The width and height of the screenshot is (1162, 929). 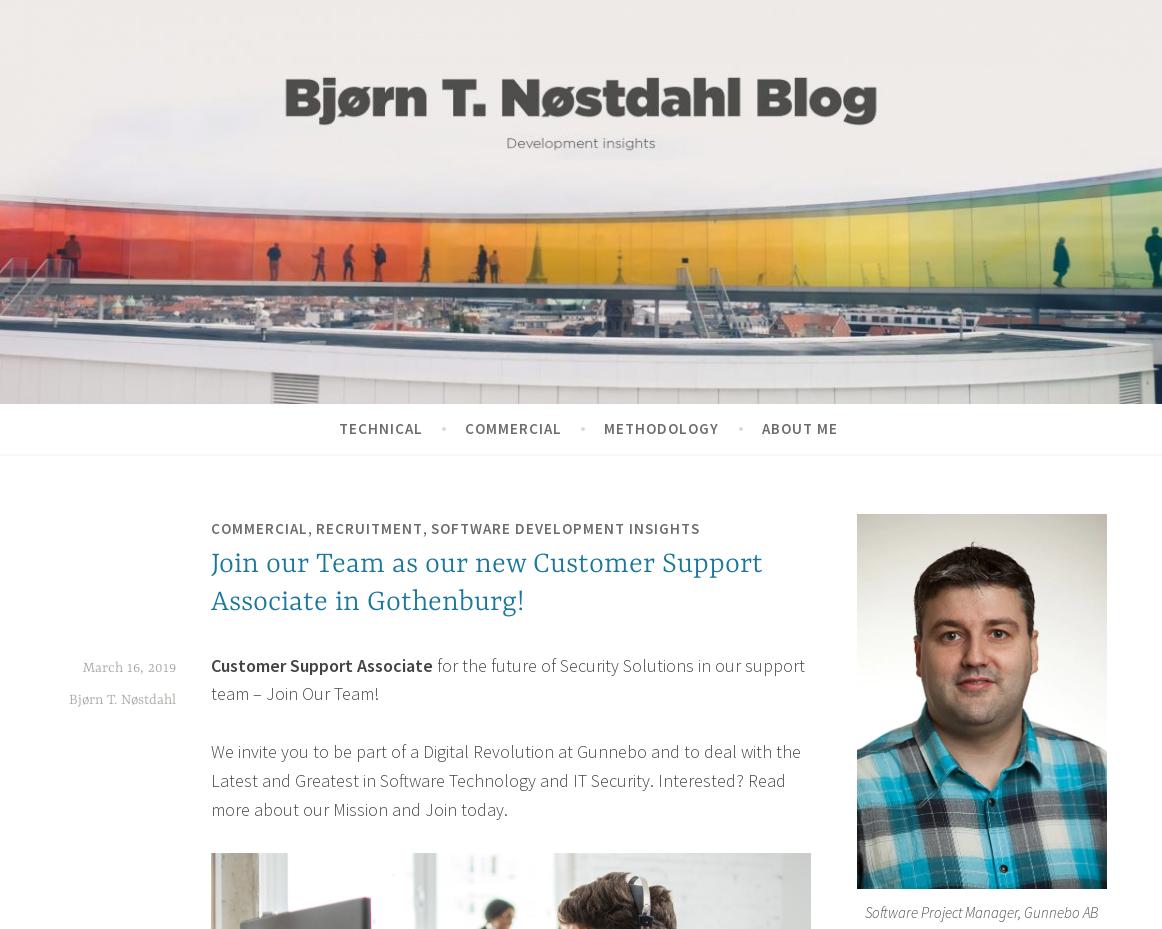 What do you see at coordinates (564, 527) in the screenshot?
I see `'Software Development Insights'` at bounding box center [564, 527].